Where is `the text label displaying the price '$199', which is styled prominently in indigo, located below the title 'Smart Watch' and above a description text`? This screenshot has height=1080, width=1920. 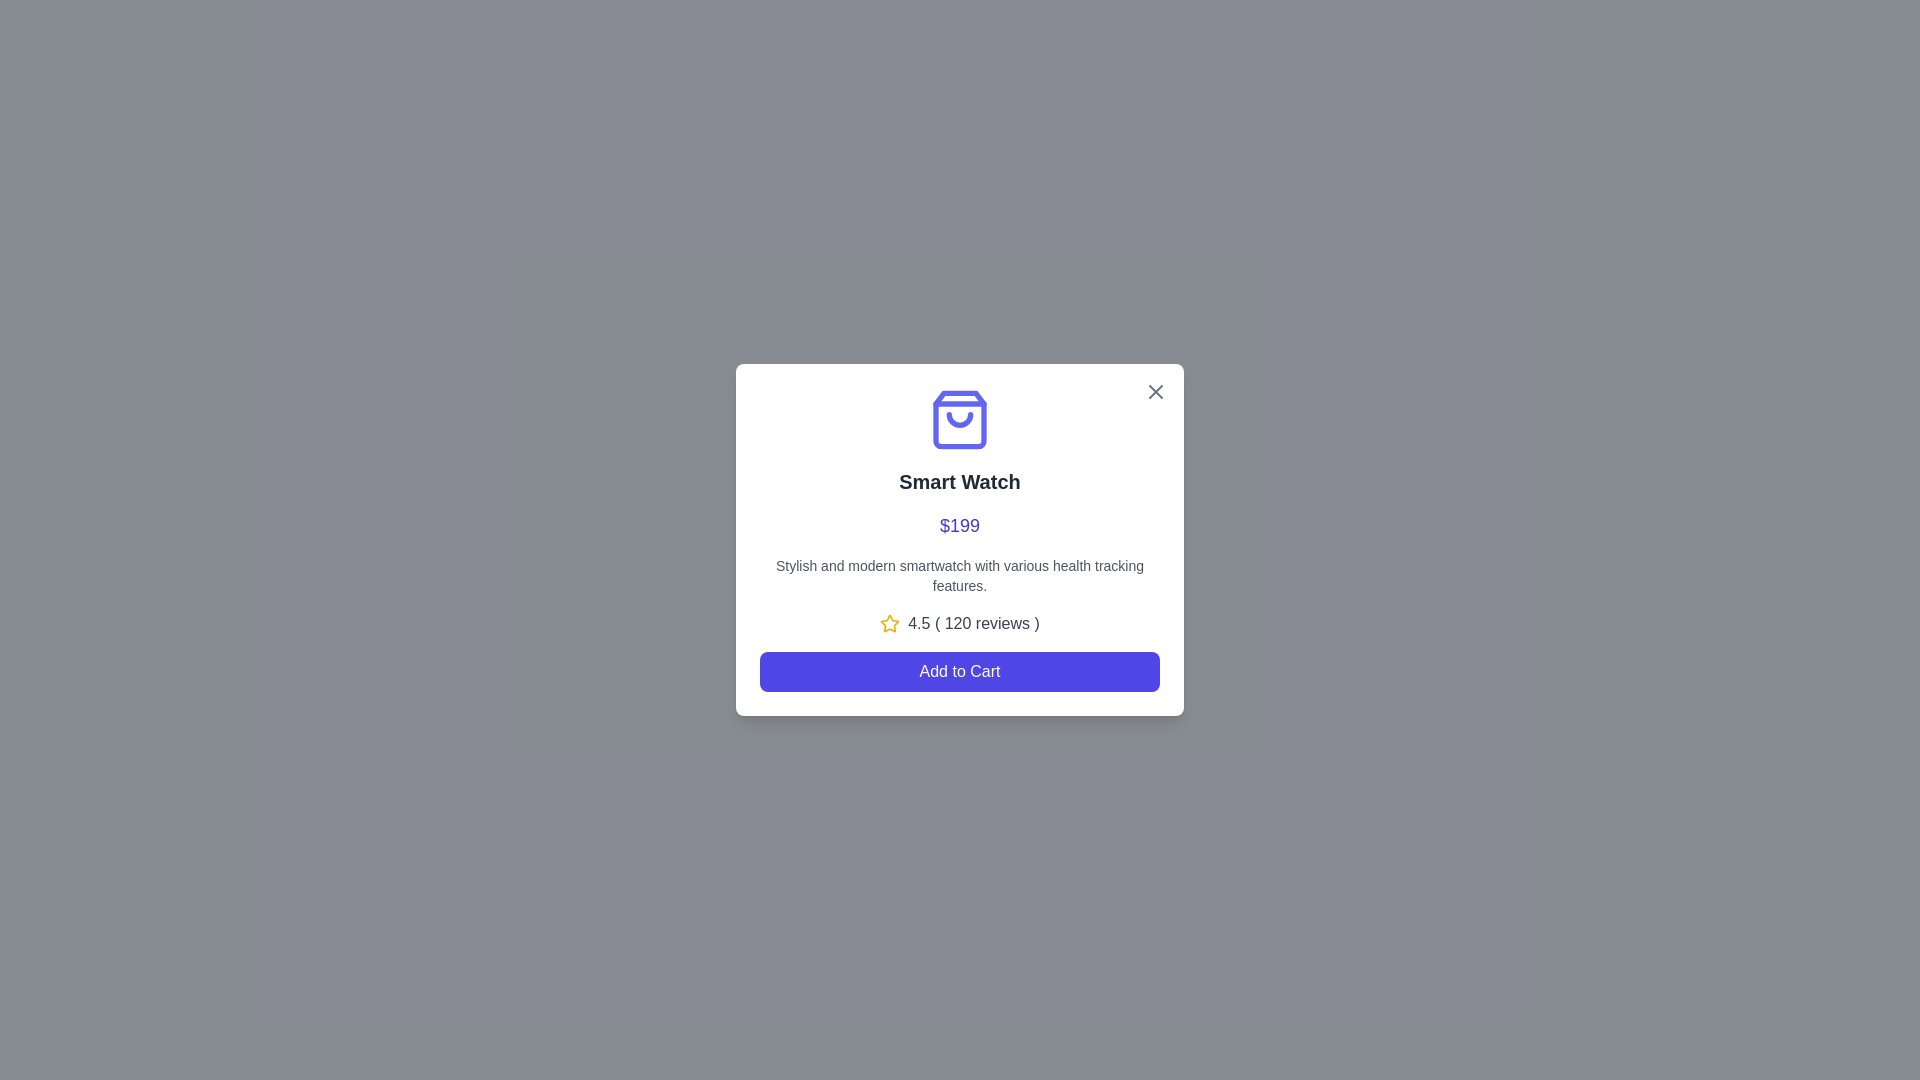
the text label displaying the price '$199', which is styled prominently in indigo, located below the title 'Smart Watch' and above a description text is located at coordinates (960, 524).